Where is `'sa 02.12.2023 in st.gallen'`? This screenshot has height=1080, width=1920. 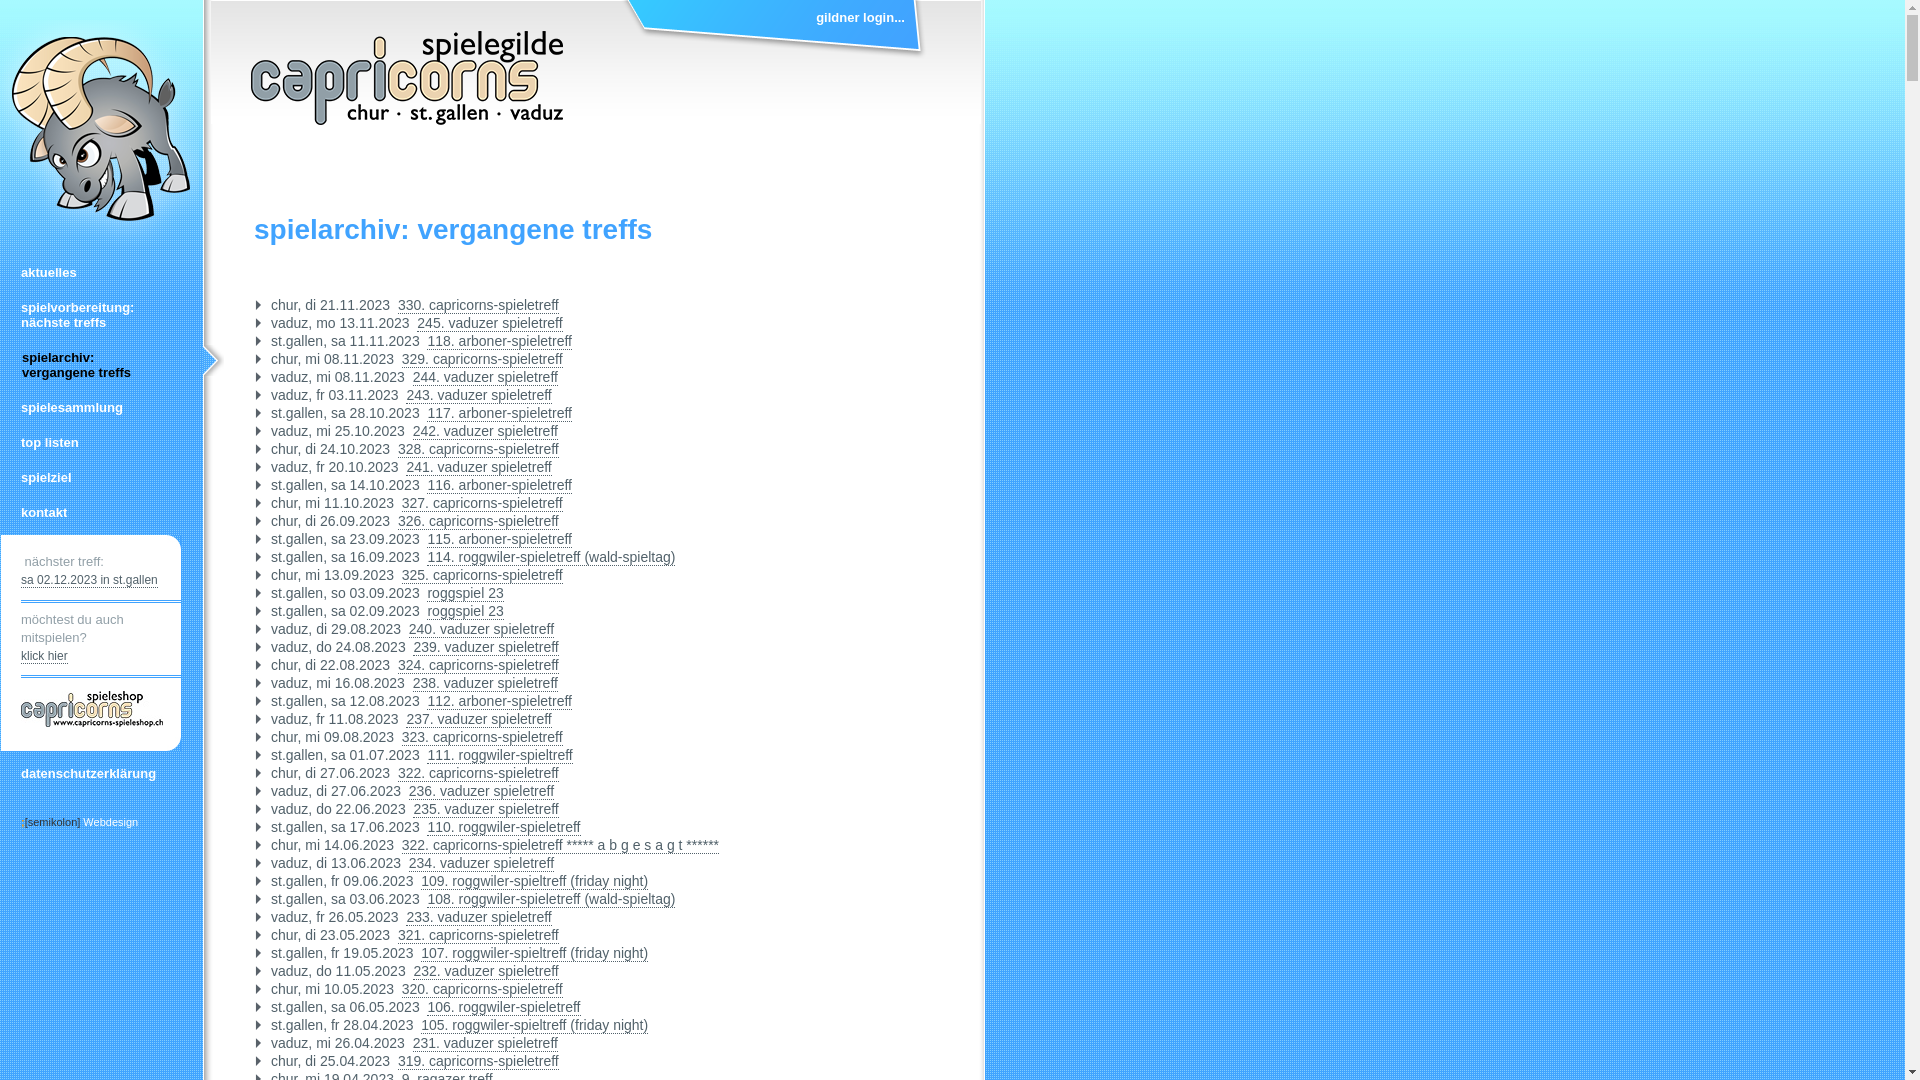
'sa 02.12.2023 in st.gallen' is located at coordinates (88, 580).